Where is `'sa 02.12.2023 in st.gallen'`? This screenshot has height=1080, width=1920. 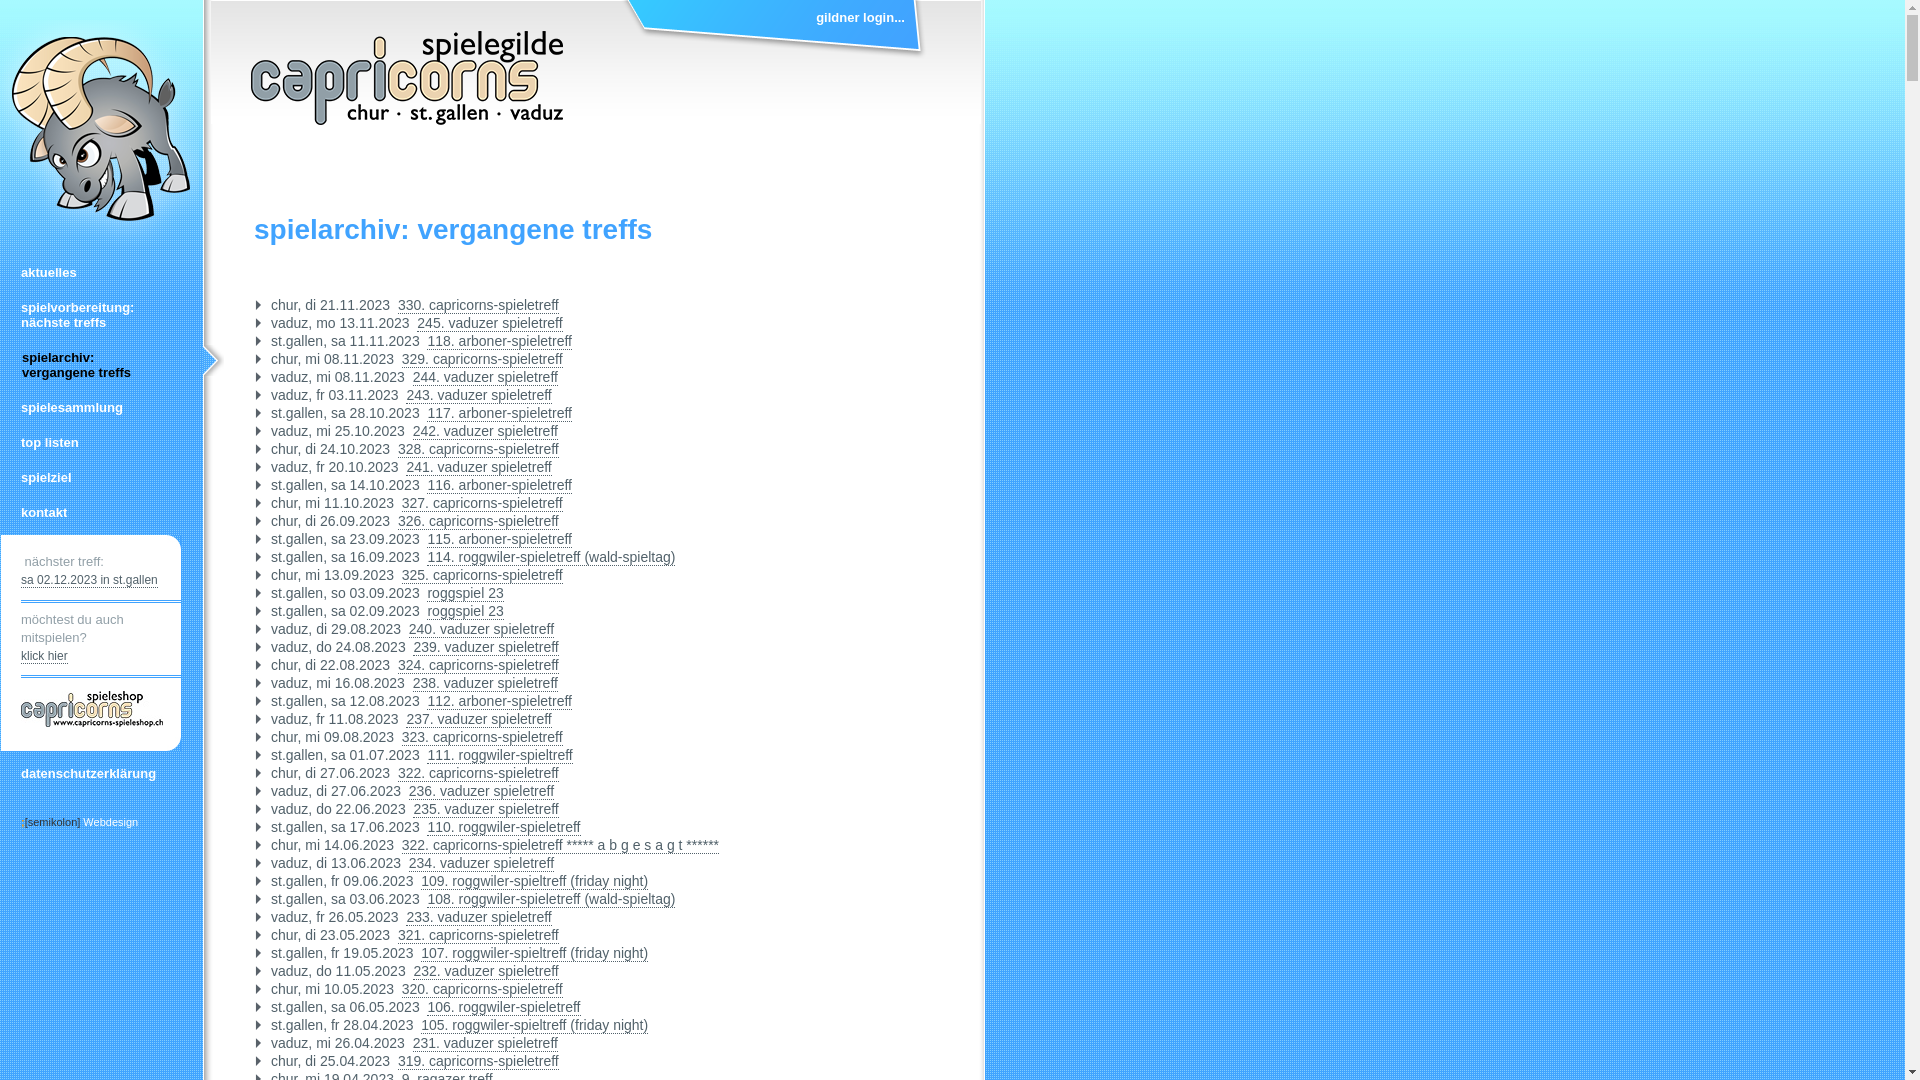
'sa 02.12.2023 in st.gallen' is located at coordinates (88, 580).